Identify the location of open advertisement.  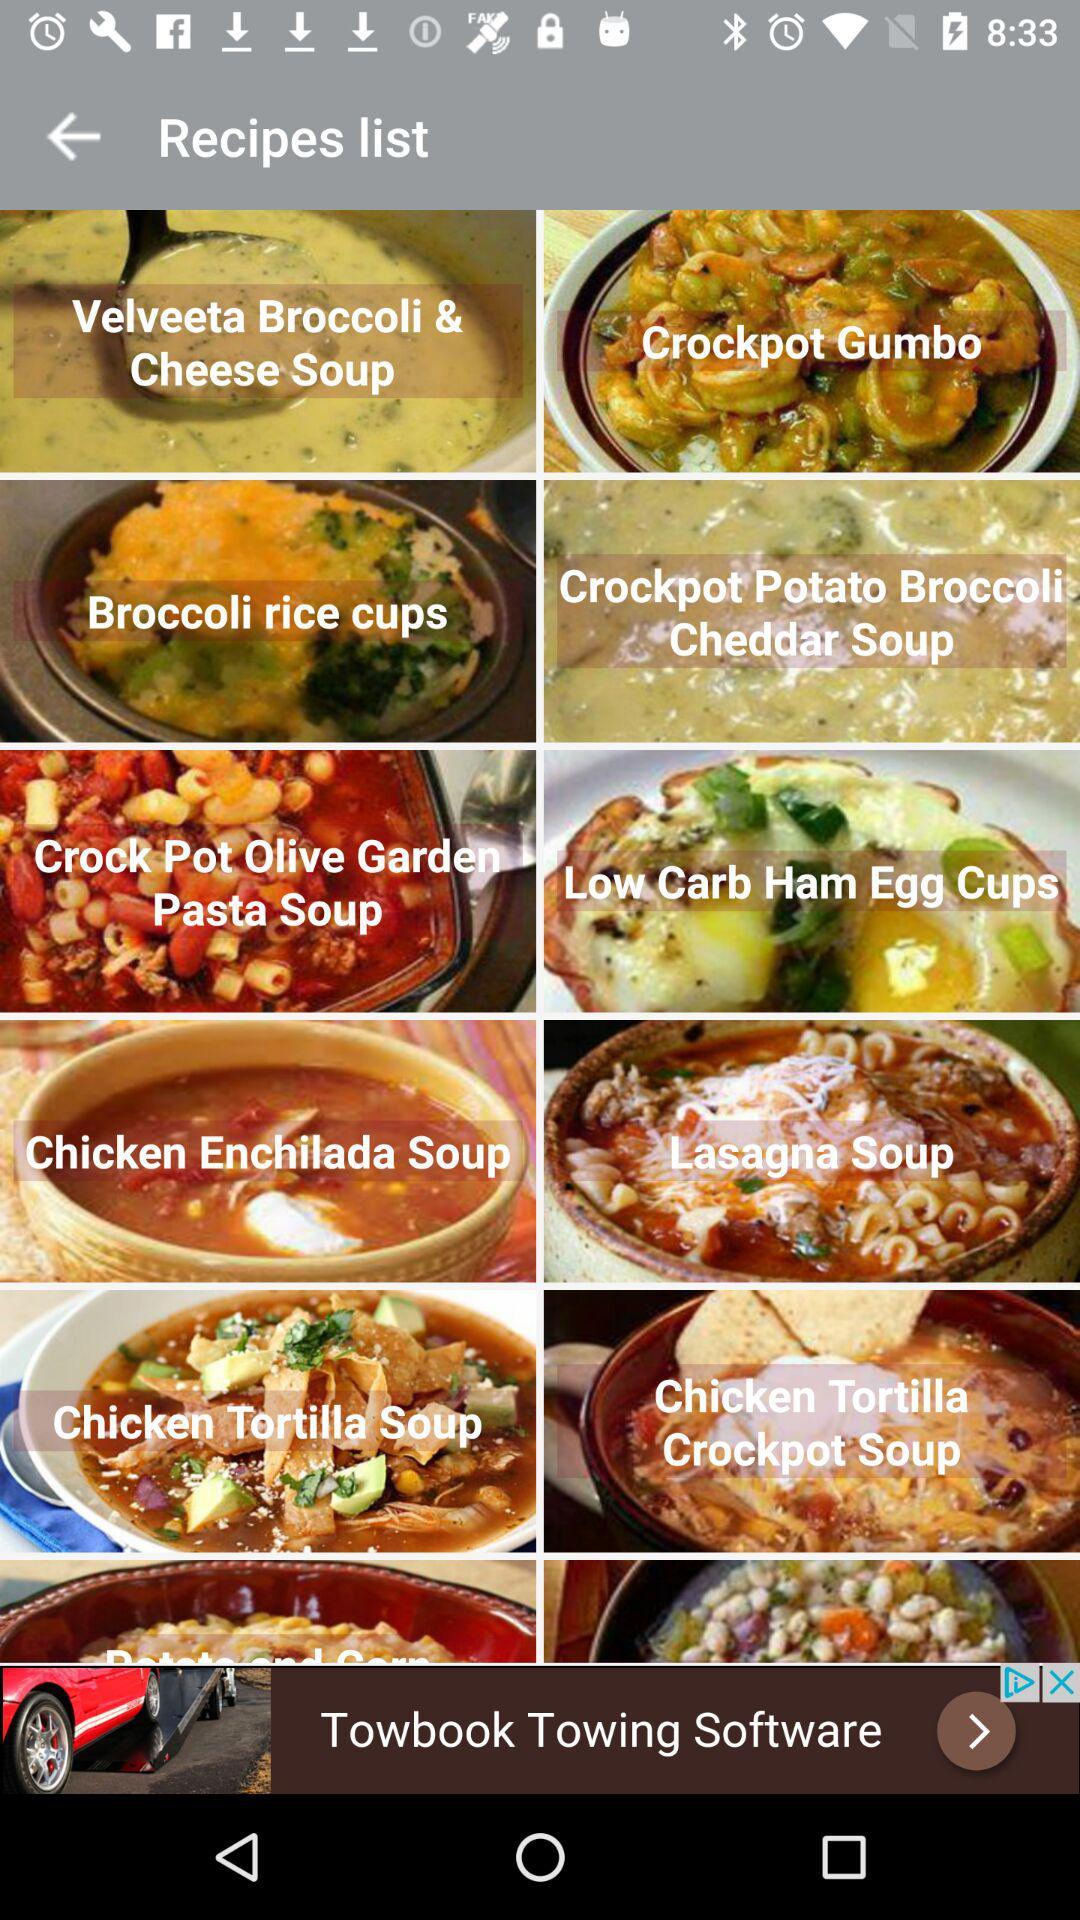
(540, 1727).